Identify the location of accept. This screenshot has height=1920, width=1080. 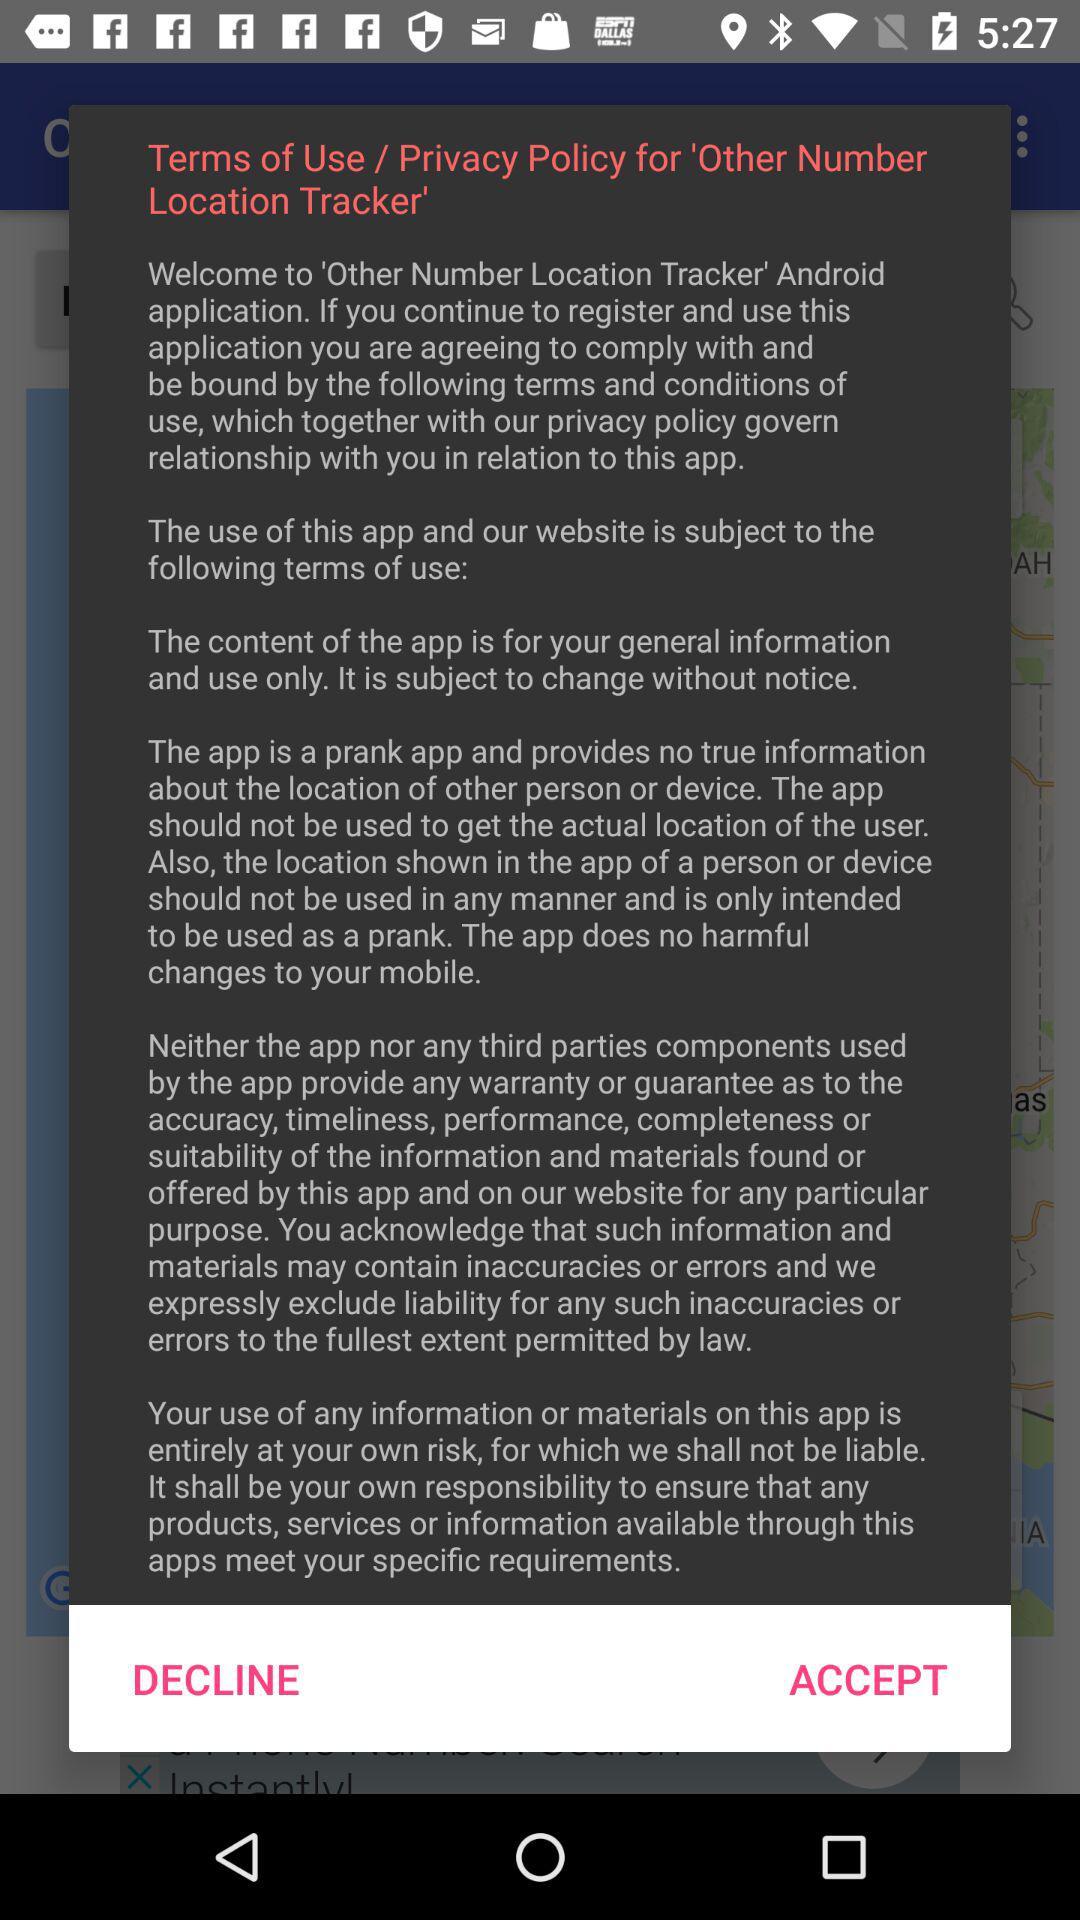
(867, 1678).